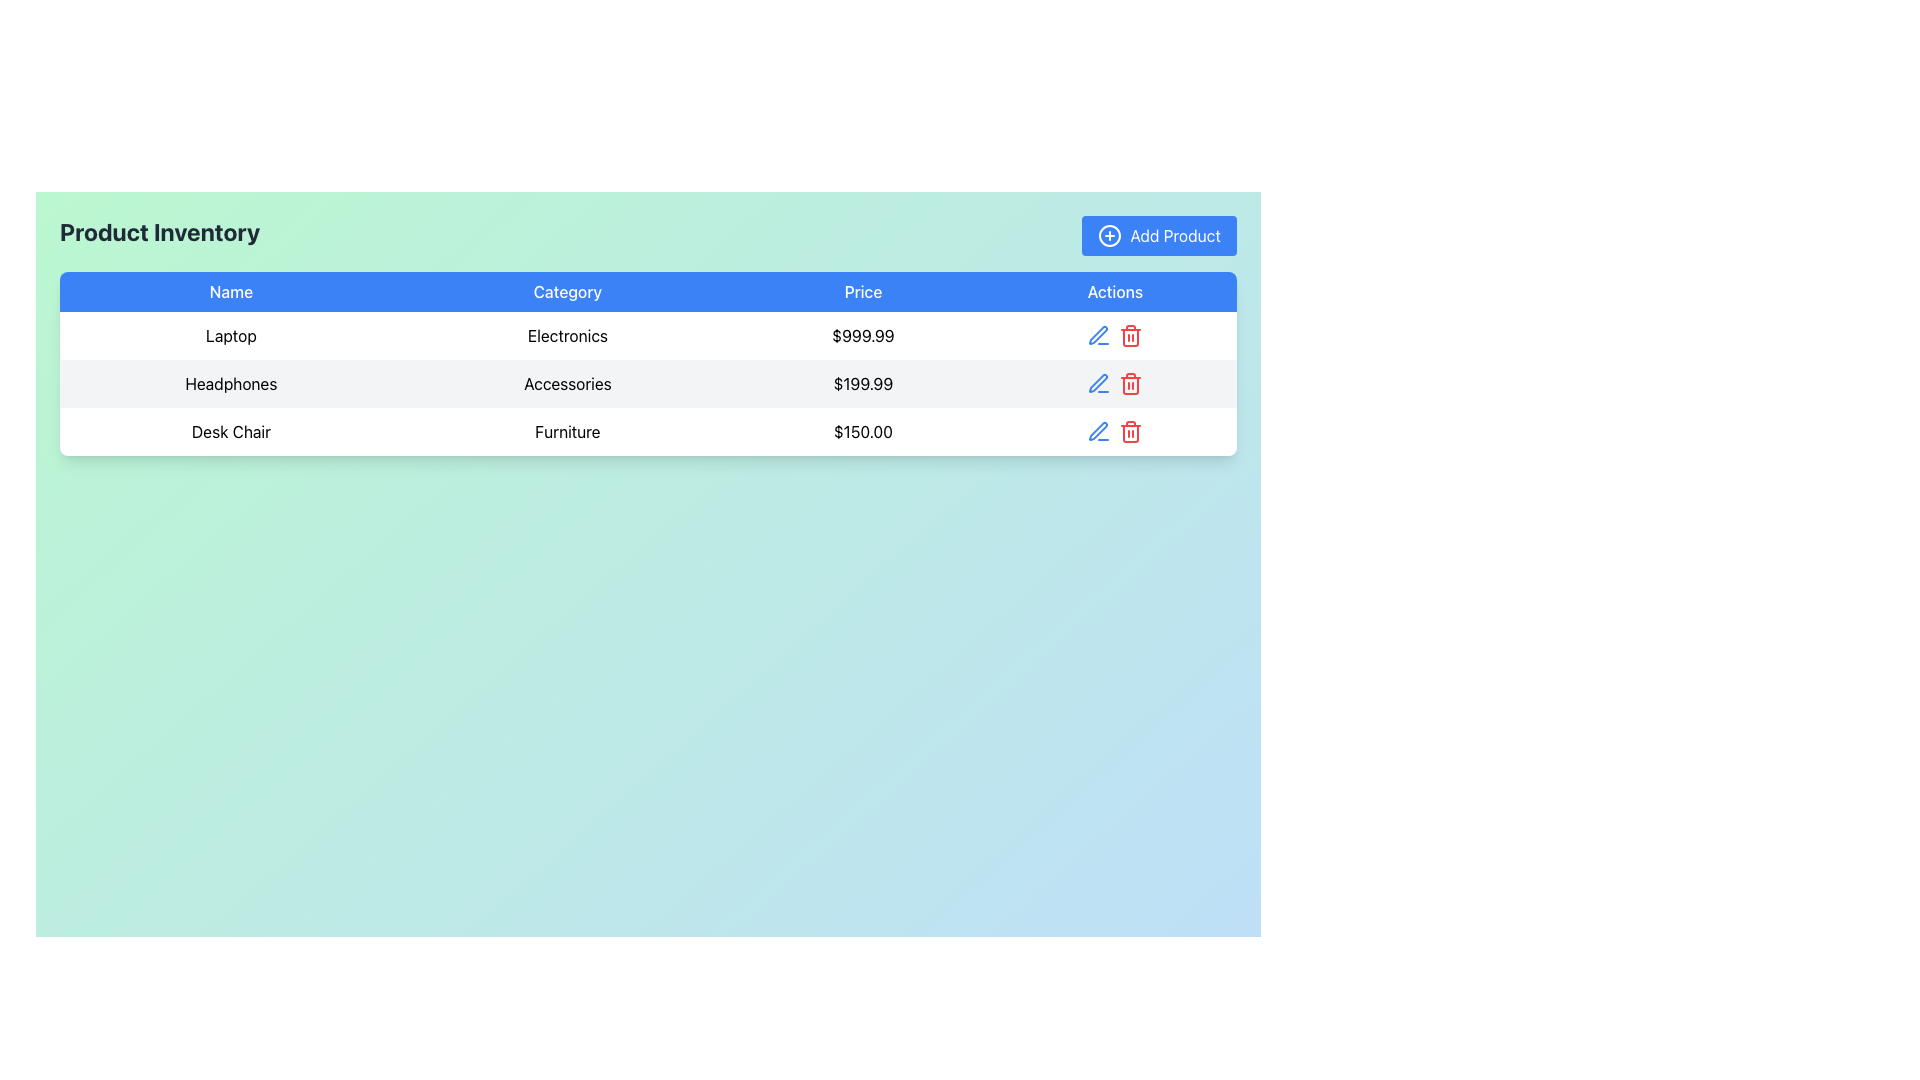 This screenshot has width=1920, height=1080. Describe the element at coordinates (566, 384) in the screenshot. I see `the category label in the second row of the table under the 'Category' column, which identifies the type of item listed next to 'Headphones' and '$199.99'` at that location.